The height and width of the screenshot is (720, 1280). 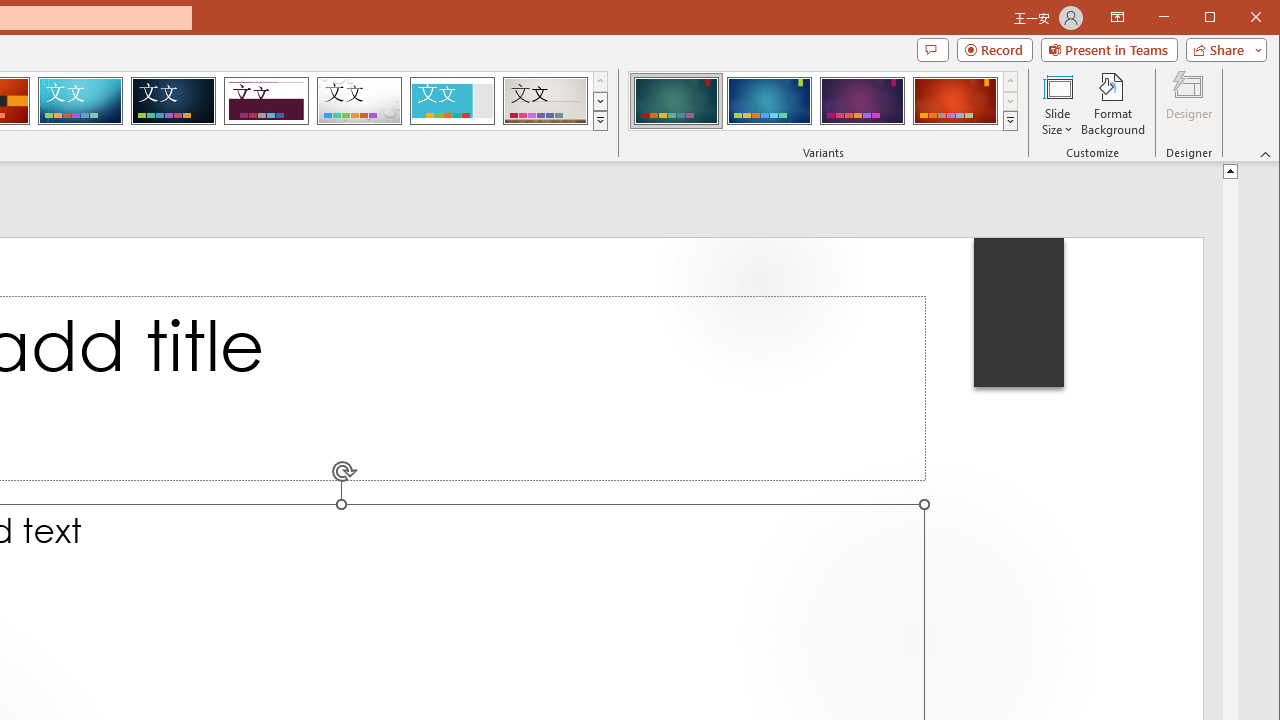 What do you see at coordinates (862, 100) in the screenshot?
I see `'Ion Variant 3'` at bounding box center [862, 100].